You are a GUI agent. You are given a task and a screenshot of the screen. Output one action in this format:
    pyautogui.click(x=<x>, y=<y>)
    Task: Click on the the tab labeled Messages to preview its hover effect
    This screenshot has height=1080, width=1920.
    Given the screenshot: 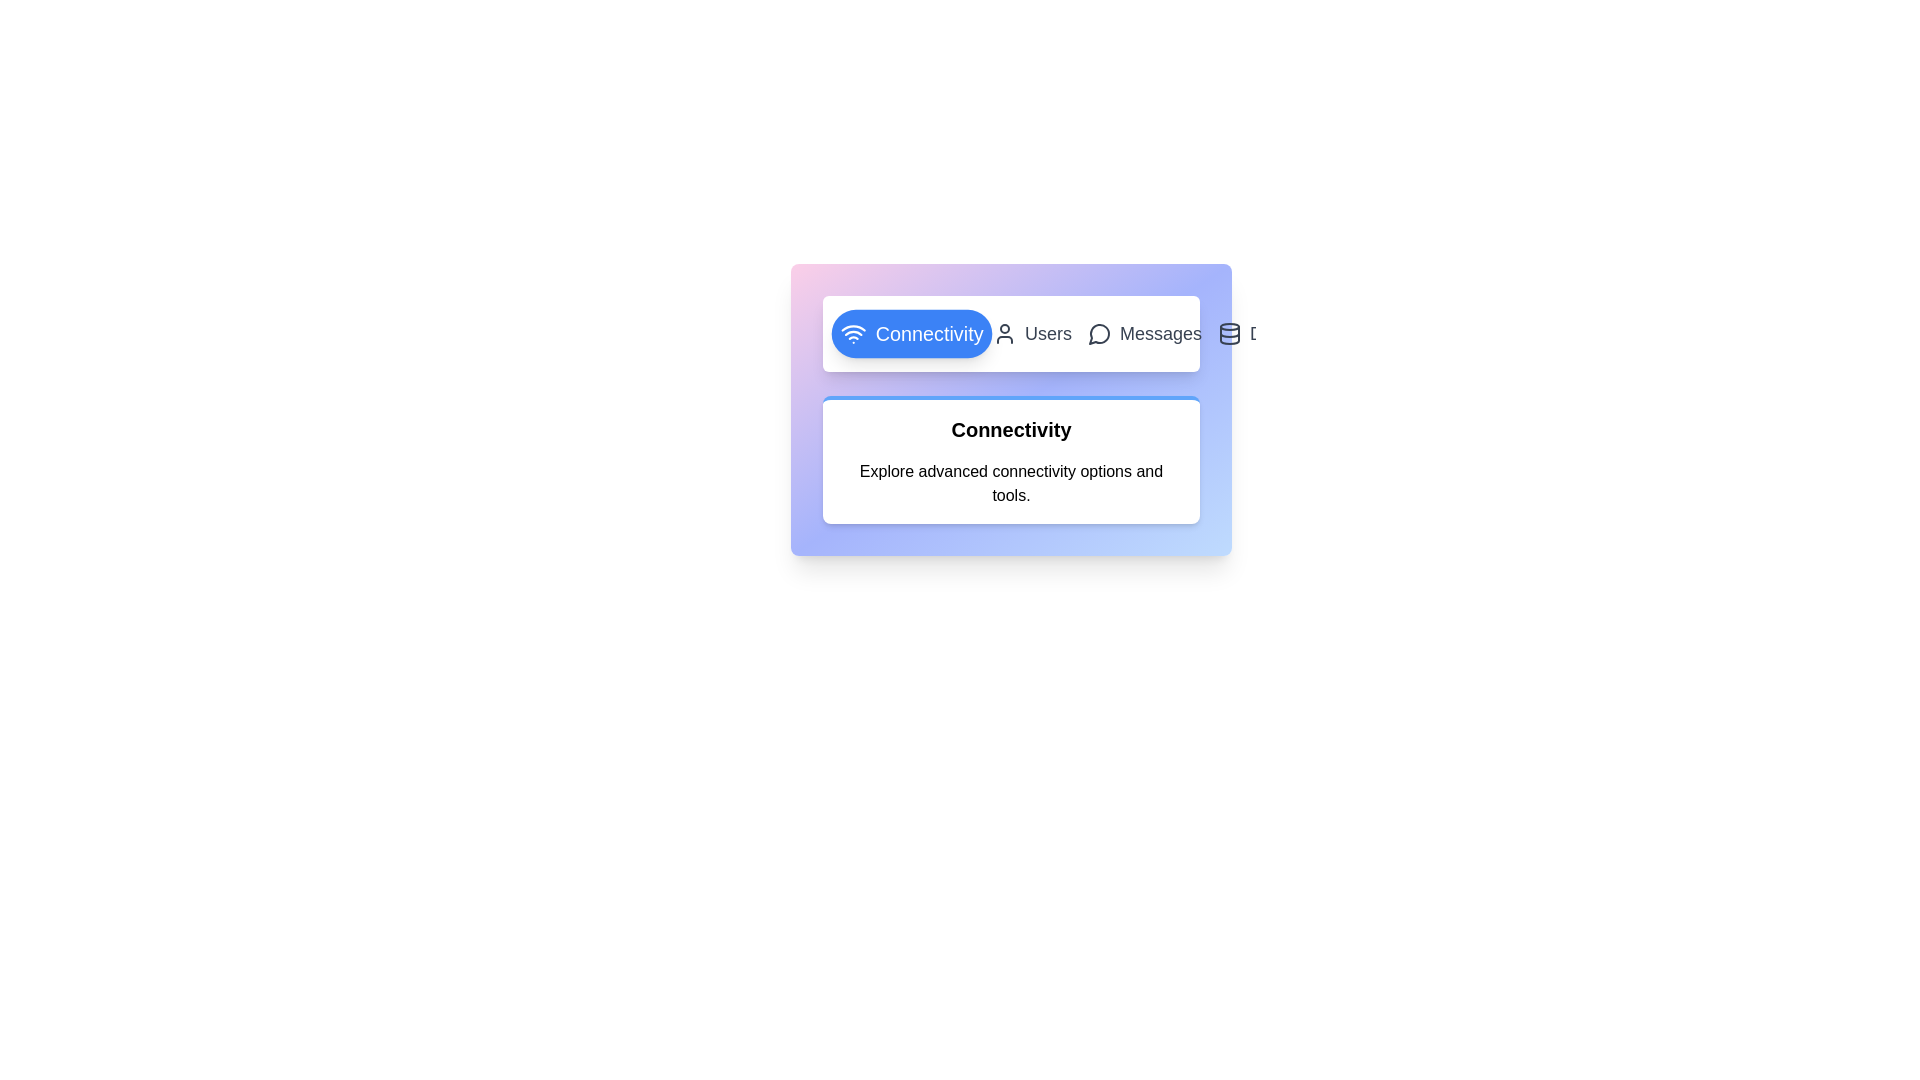 What is the action you would take?
    pyautogui.click(x=1145, y=333)
    